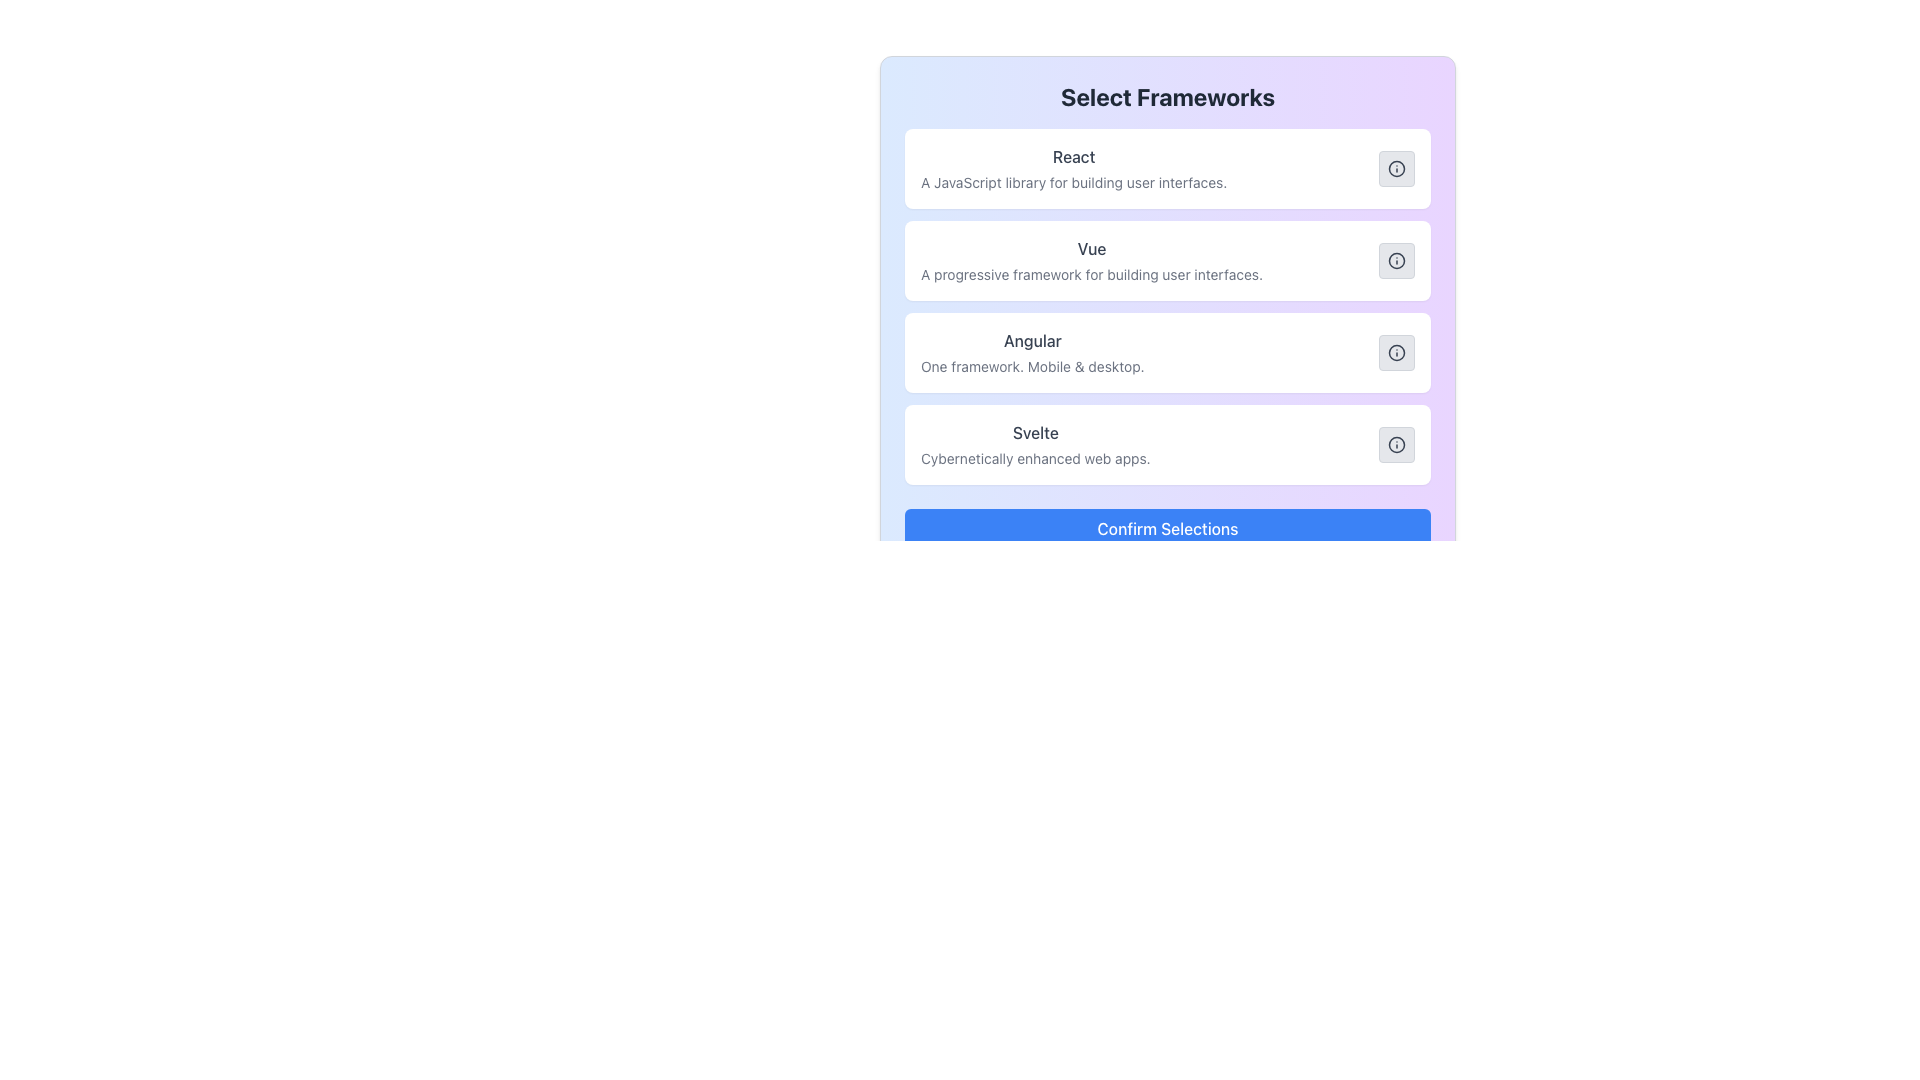  What do you see at coordinates (1395, 260) in the screenshot?
I see `the SVG-based information icon located next to the 'Vue' selection option` at bounding box center [1395, 260].